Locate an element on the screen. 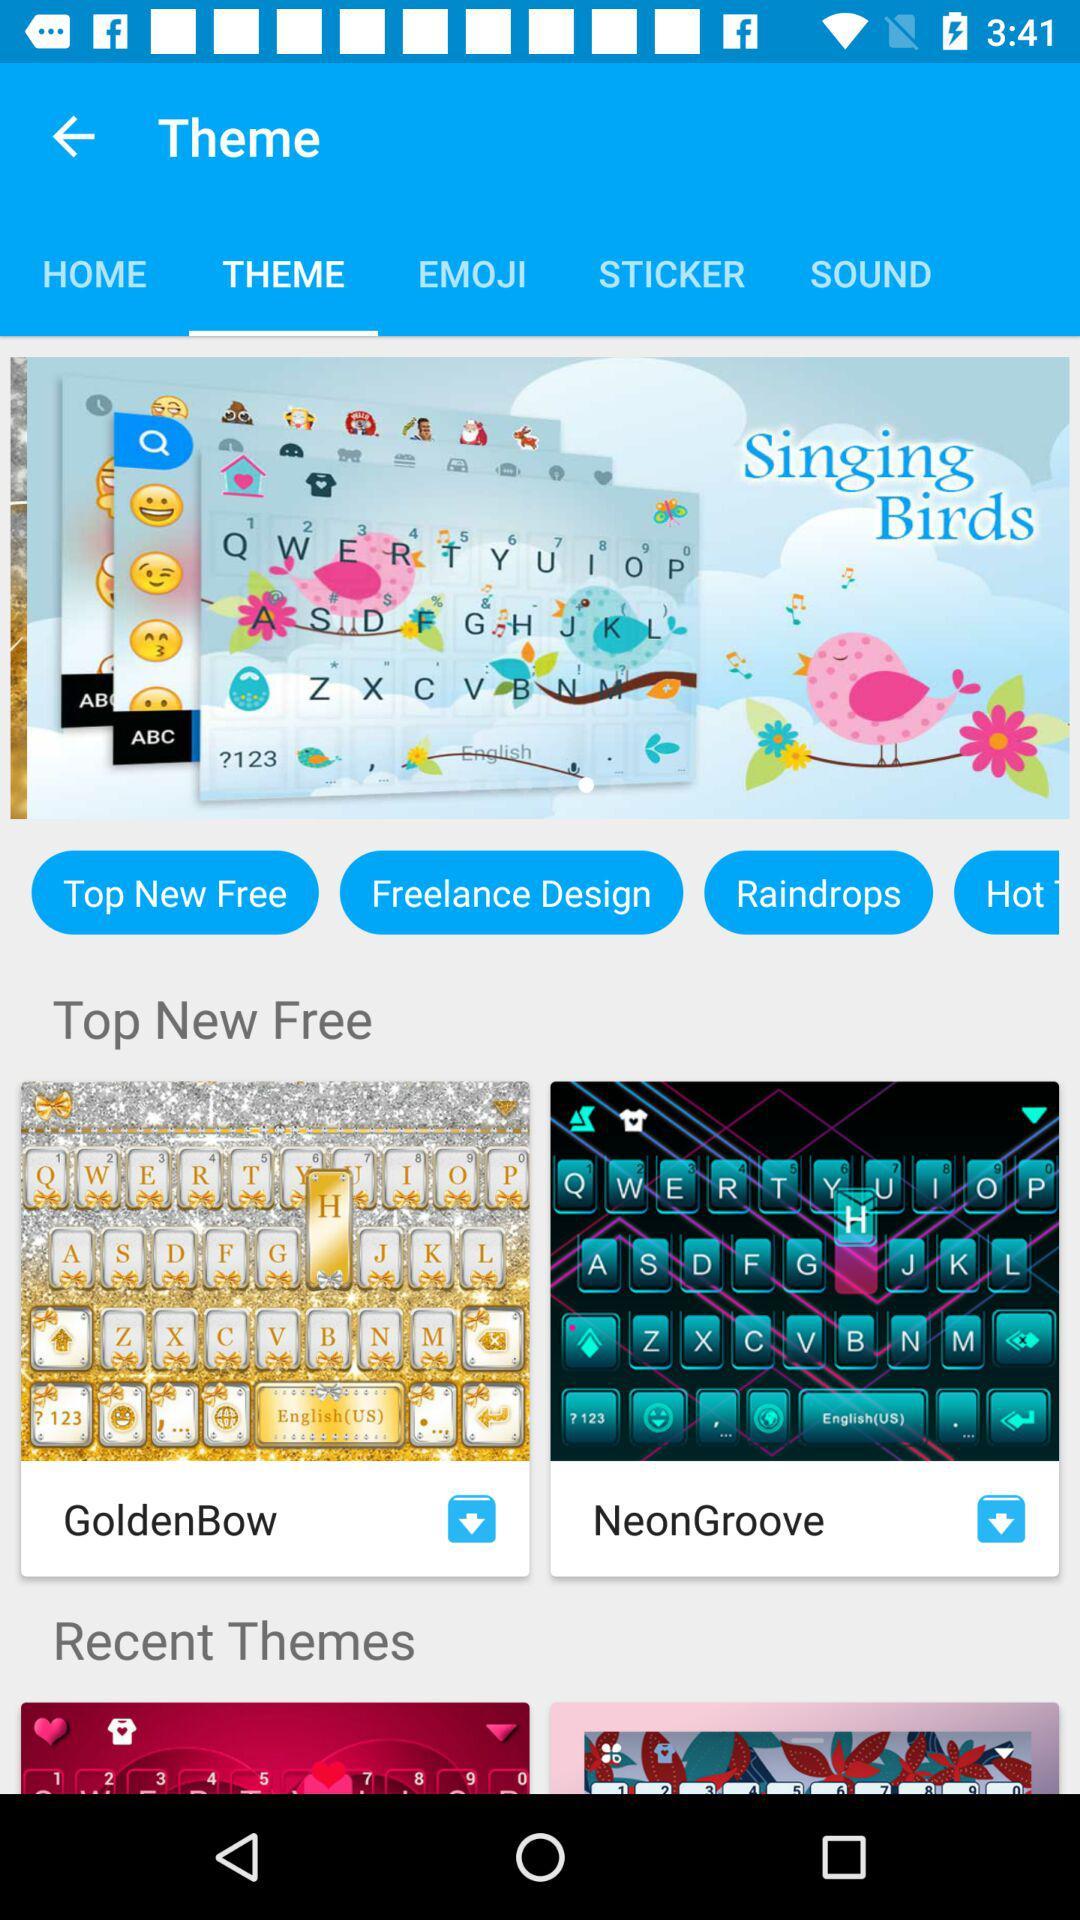 The image size is (1080, 1920). the item to the left of raindrops is located at coordinates (510, 891).